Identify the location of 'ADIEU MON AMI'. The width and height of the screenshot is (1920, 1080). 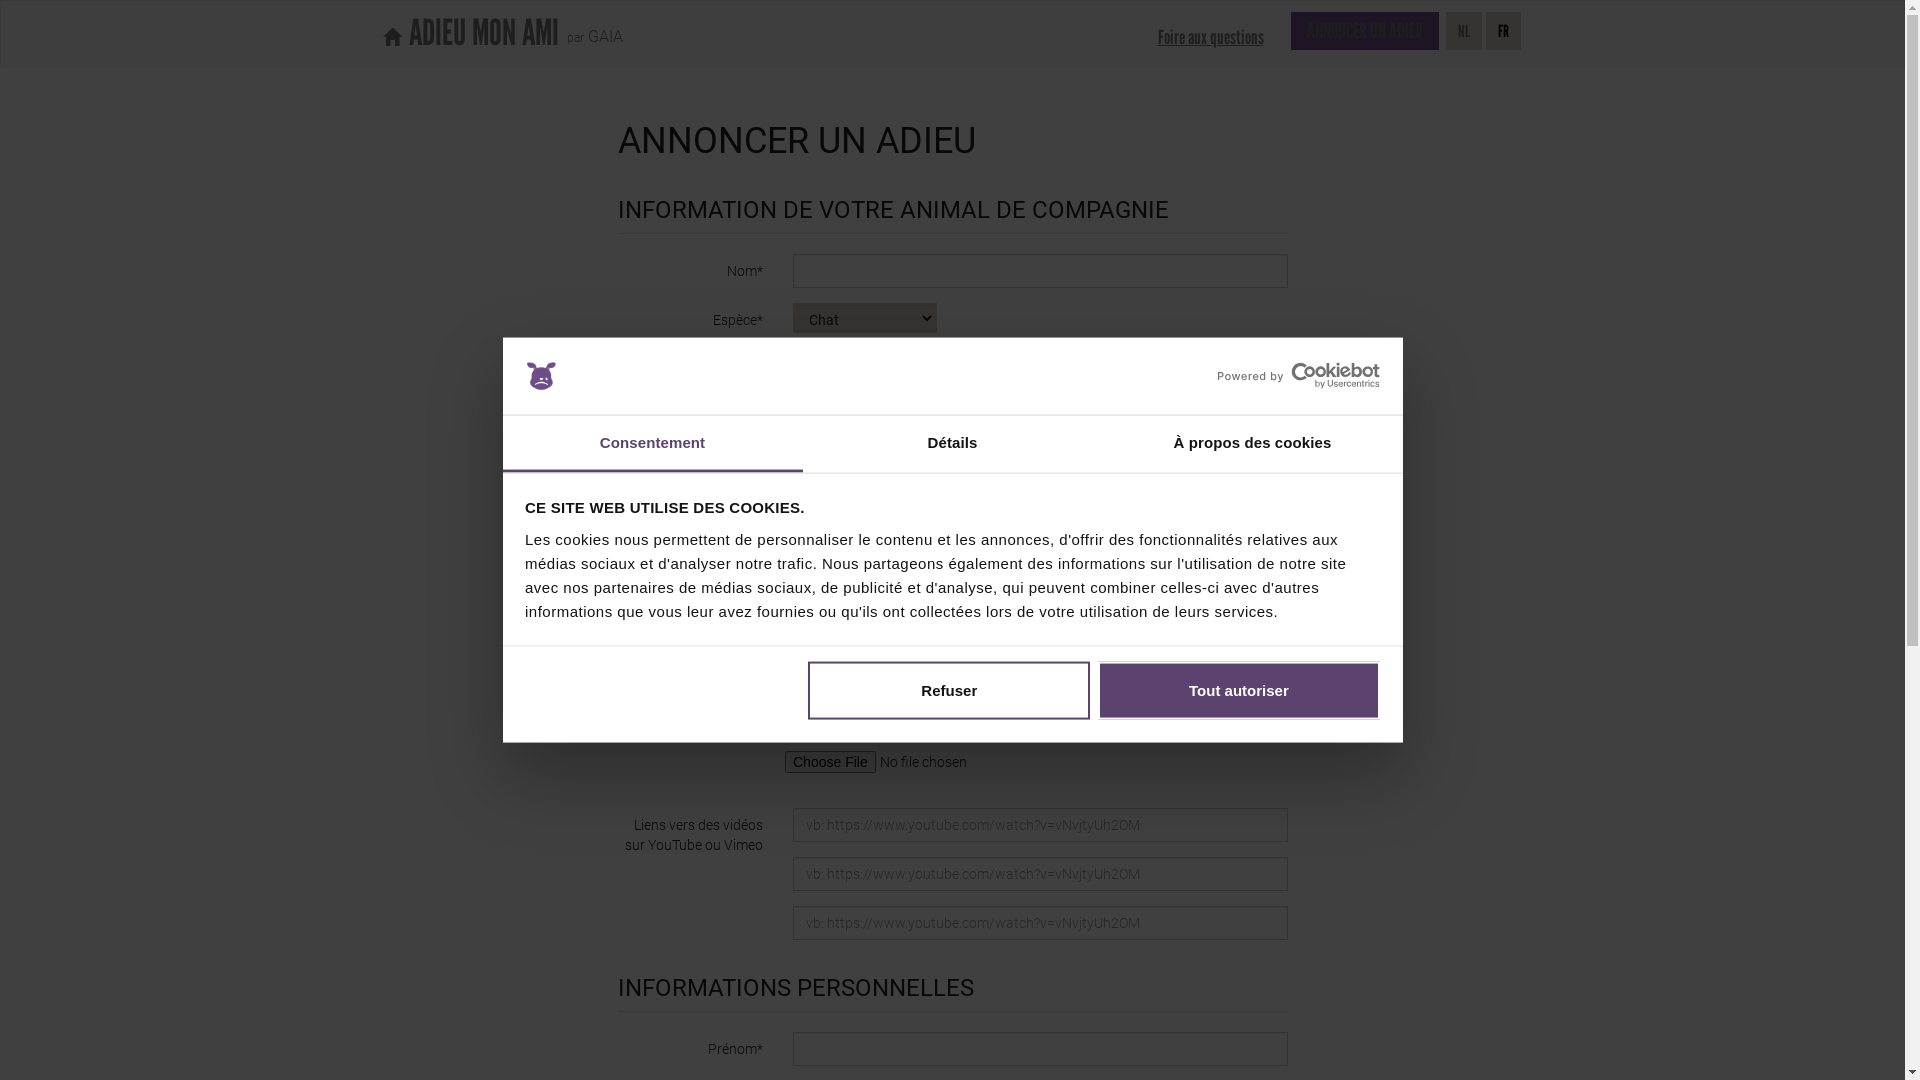
(469, 33).